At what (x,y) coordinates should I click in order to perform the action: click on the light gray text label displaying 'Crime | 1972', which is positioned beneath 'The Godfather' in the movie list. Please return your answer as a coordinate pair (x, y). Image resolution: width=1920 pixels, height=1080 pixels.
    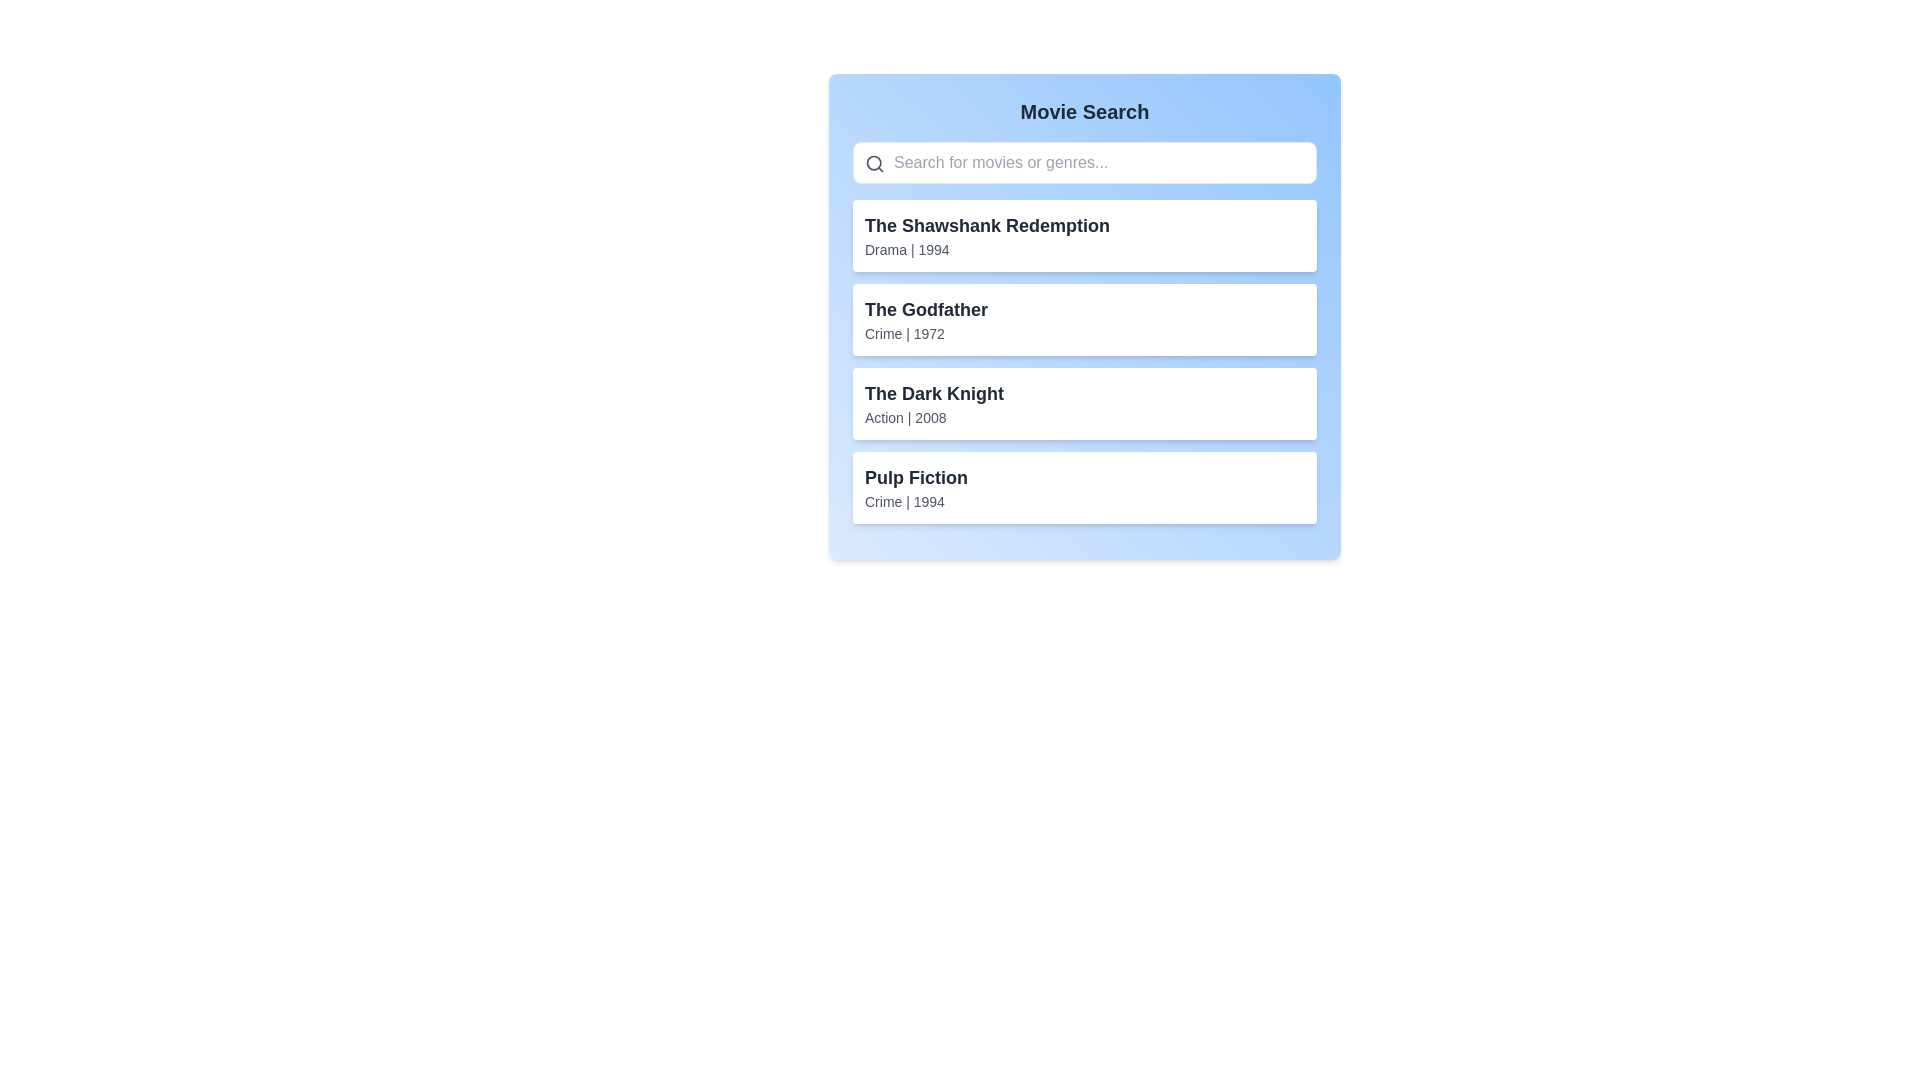
    Looking at the image, I should click on (925, 333).